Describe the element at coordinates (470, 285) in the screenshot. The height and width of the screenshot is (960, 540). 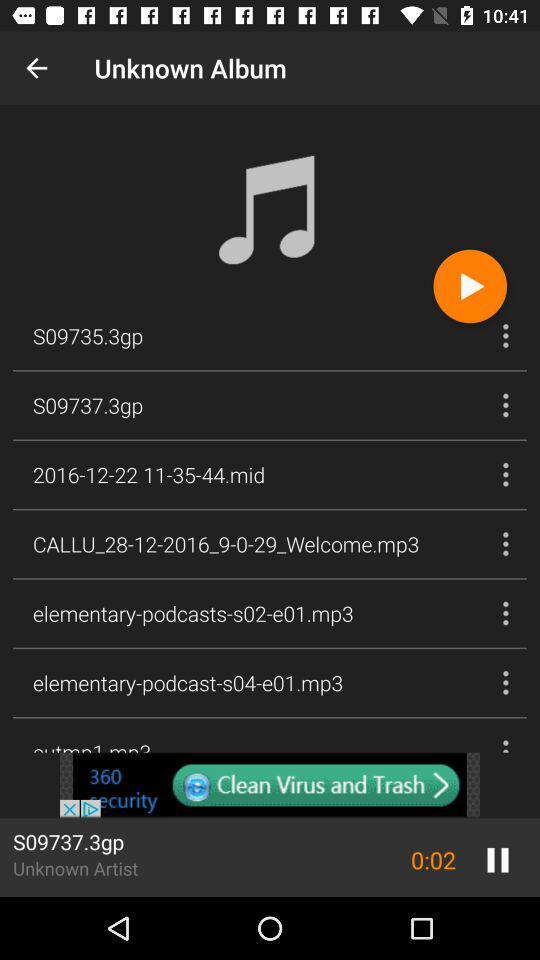
I see `option` at that location.